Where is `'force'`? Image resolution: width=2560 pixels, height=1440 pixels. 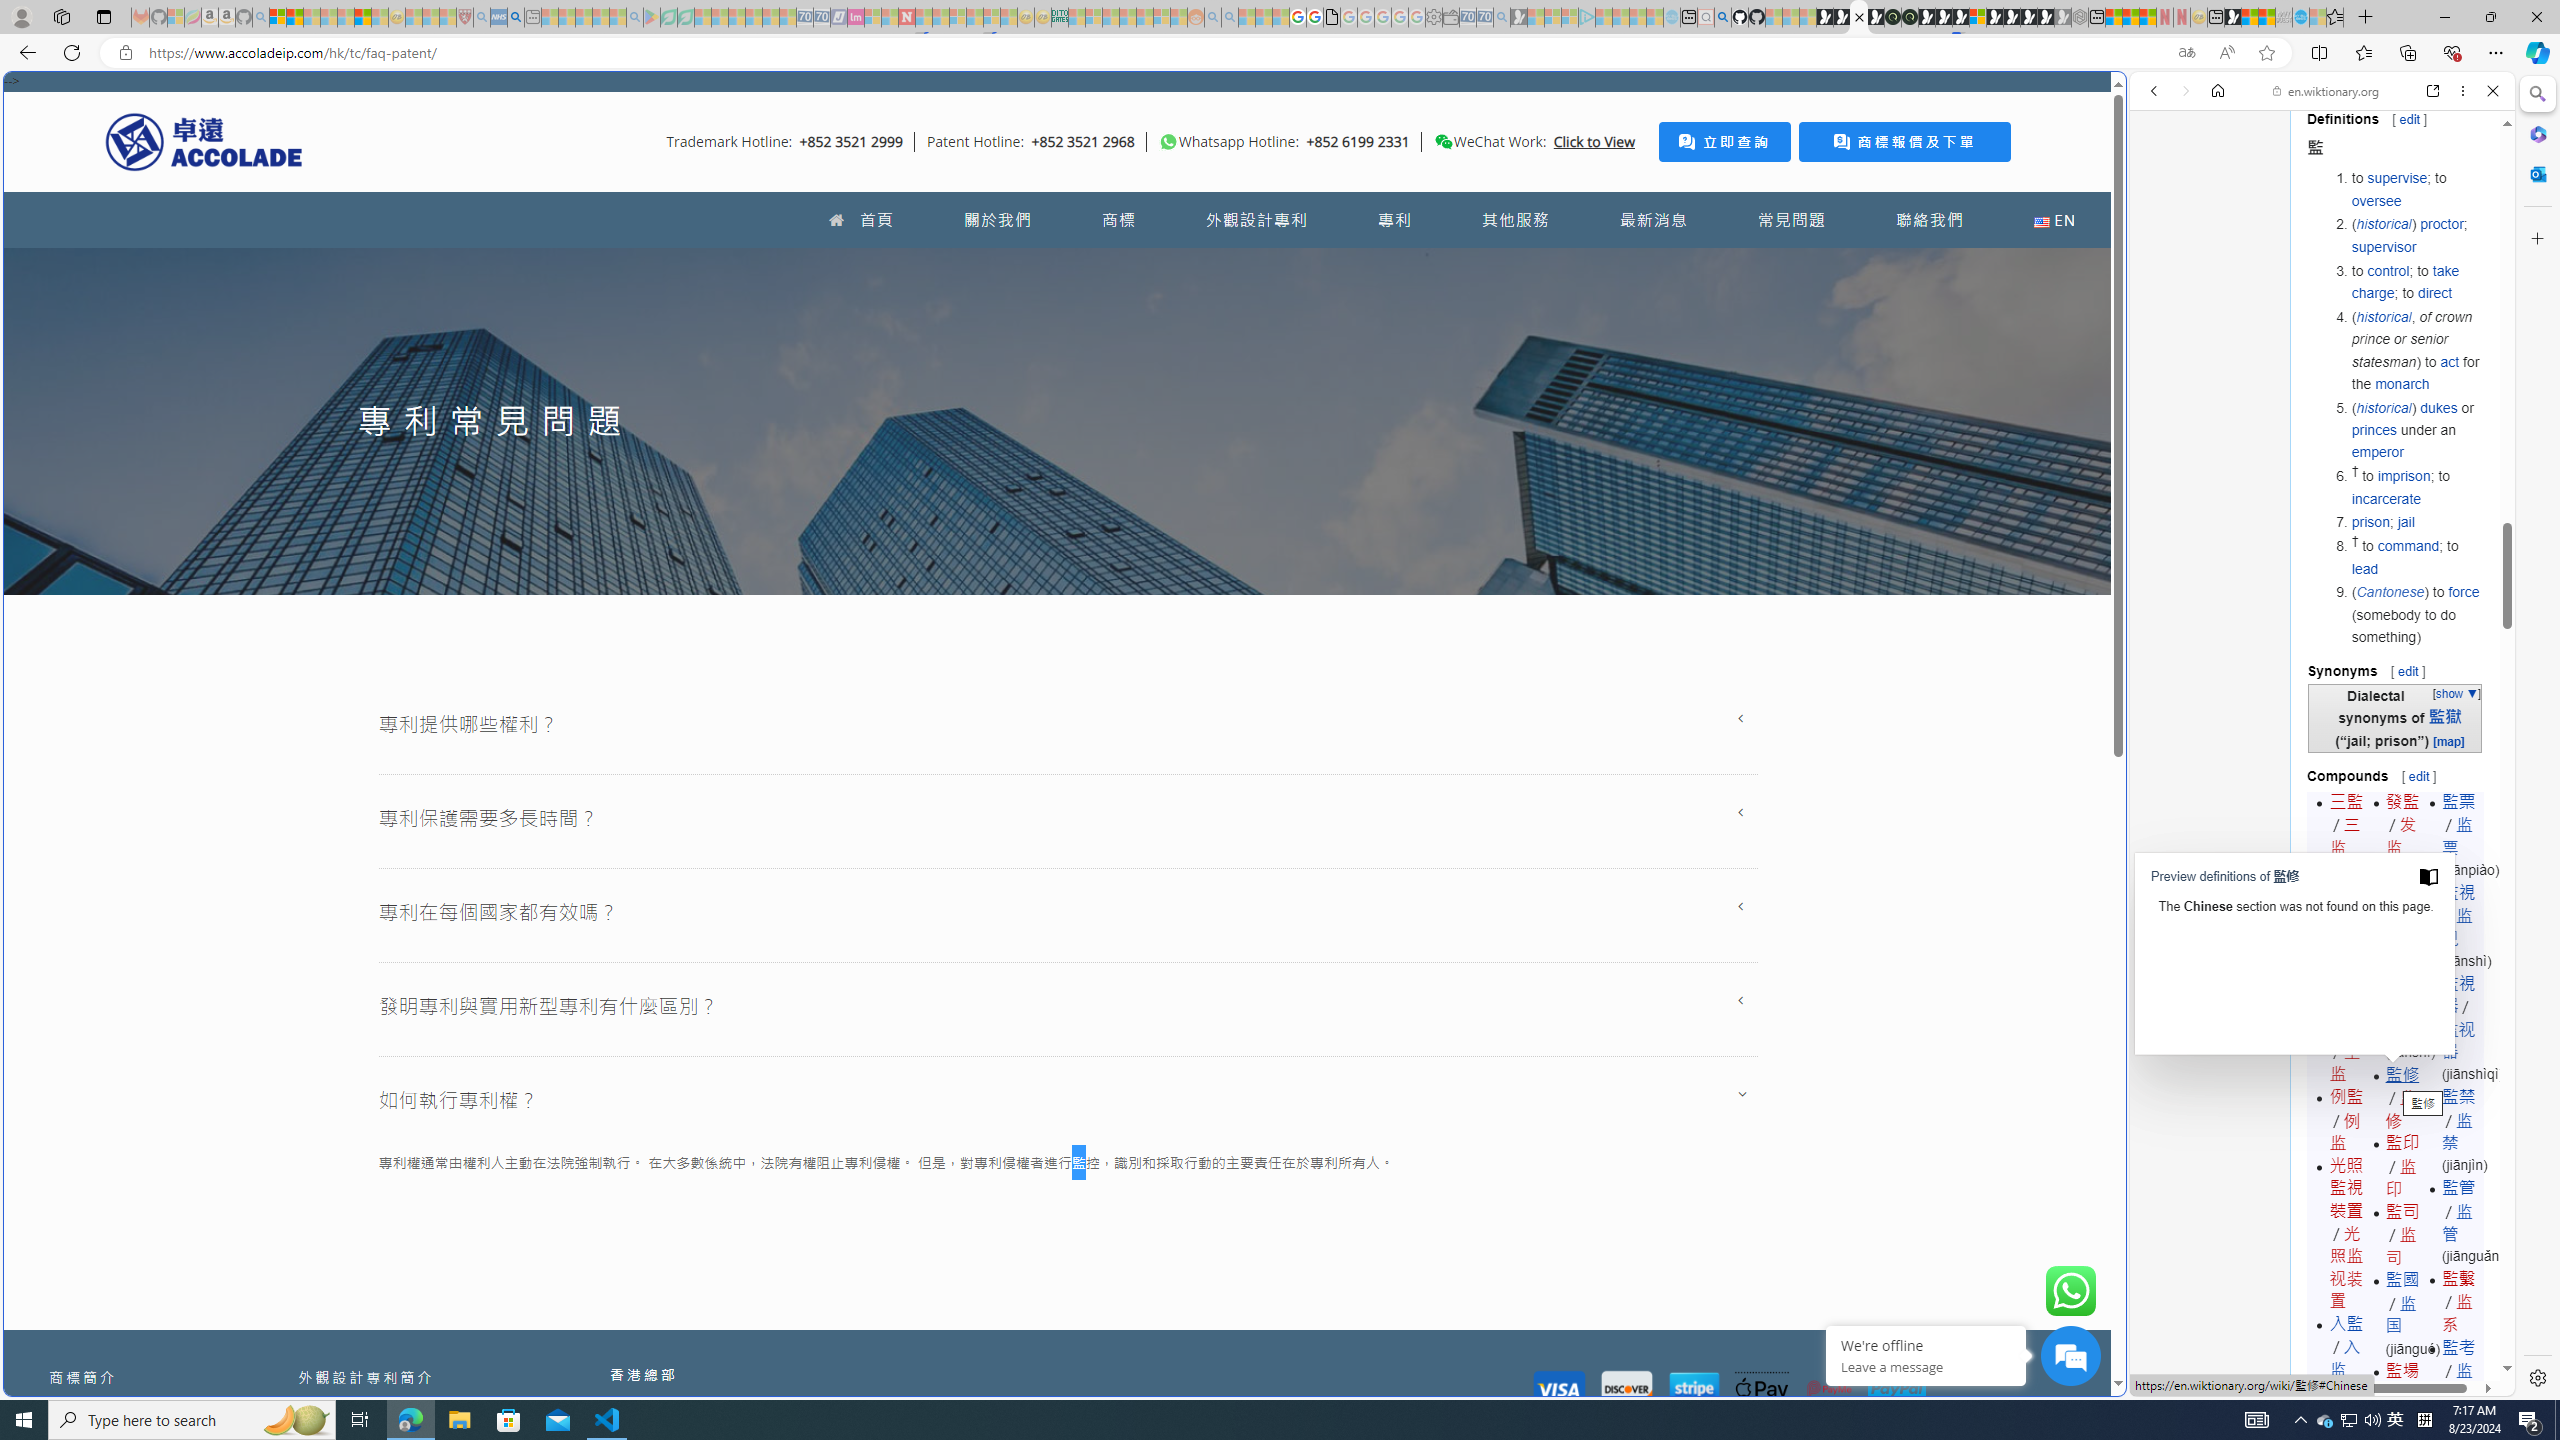 'force' is located at coordinates (2463, 591).